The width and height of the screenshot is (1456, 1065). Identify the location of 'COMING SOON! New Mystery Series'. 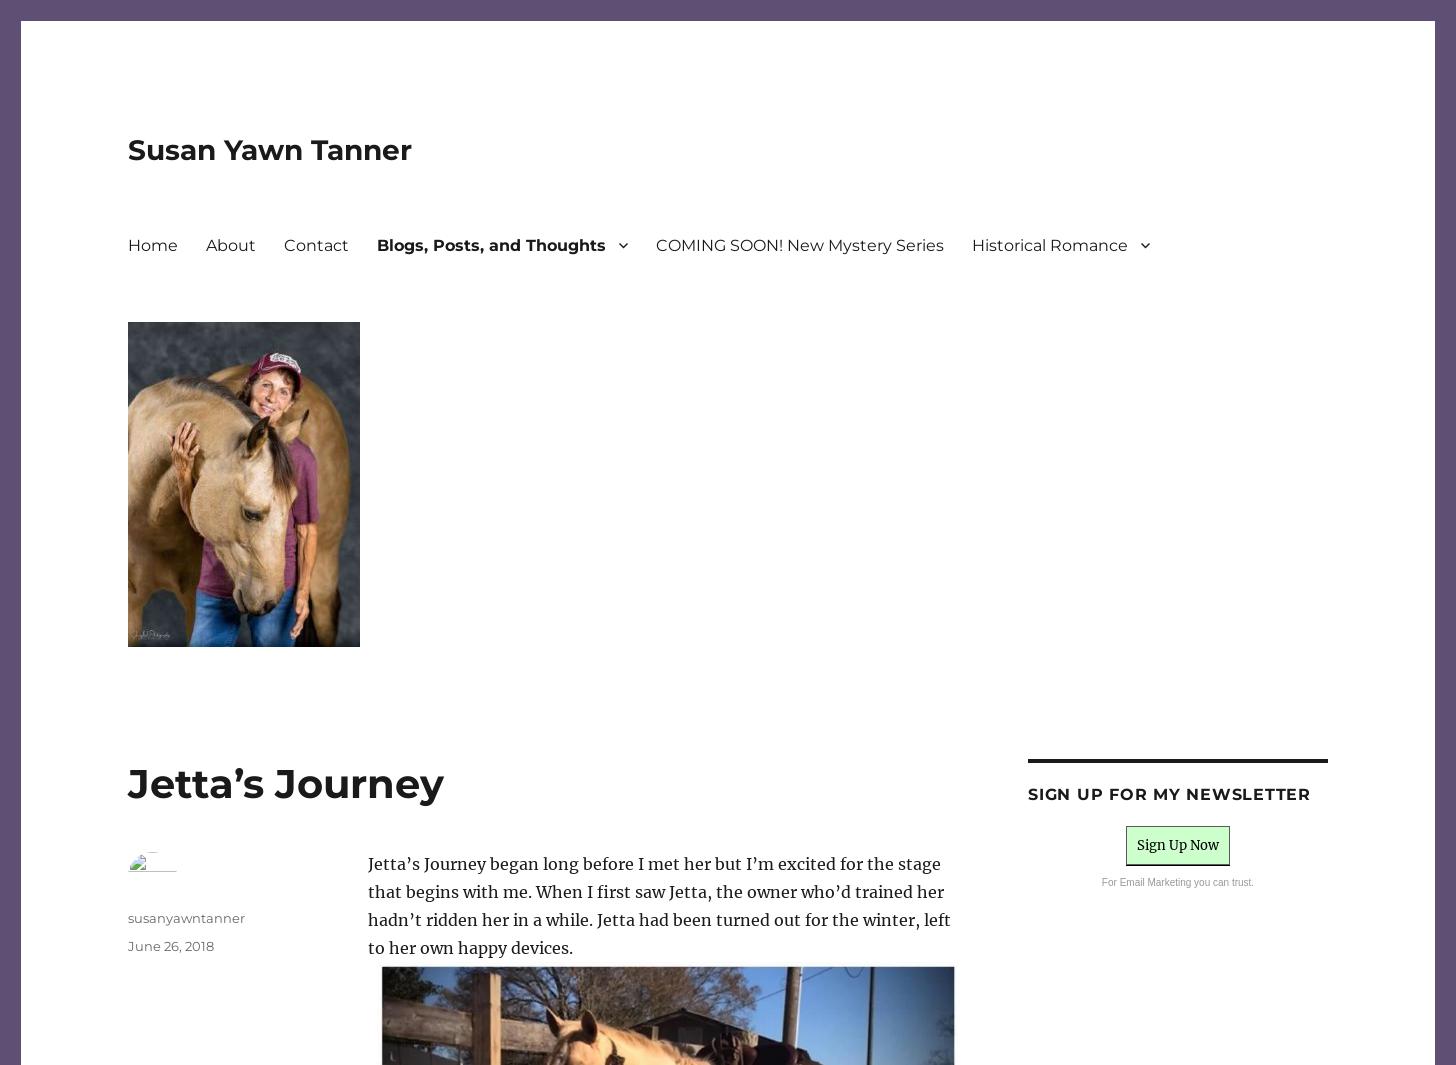
(800, 243).